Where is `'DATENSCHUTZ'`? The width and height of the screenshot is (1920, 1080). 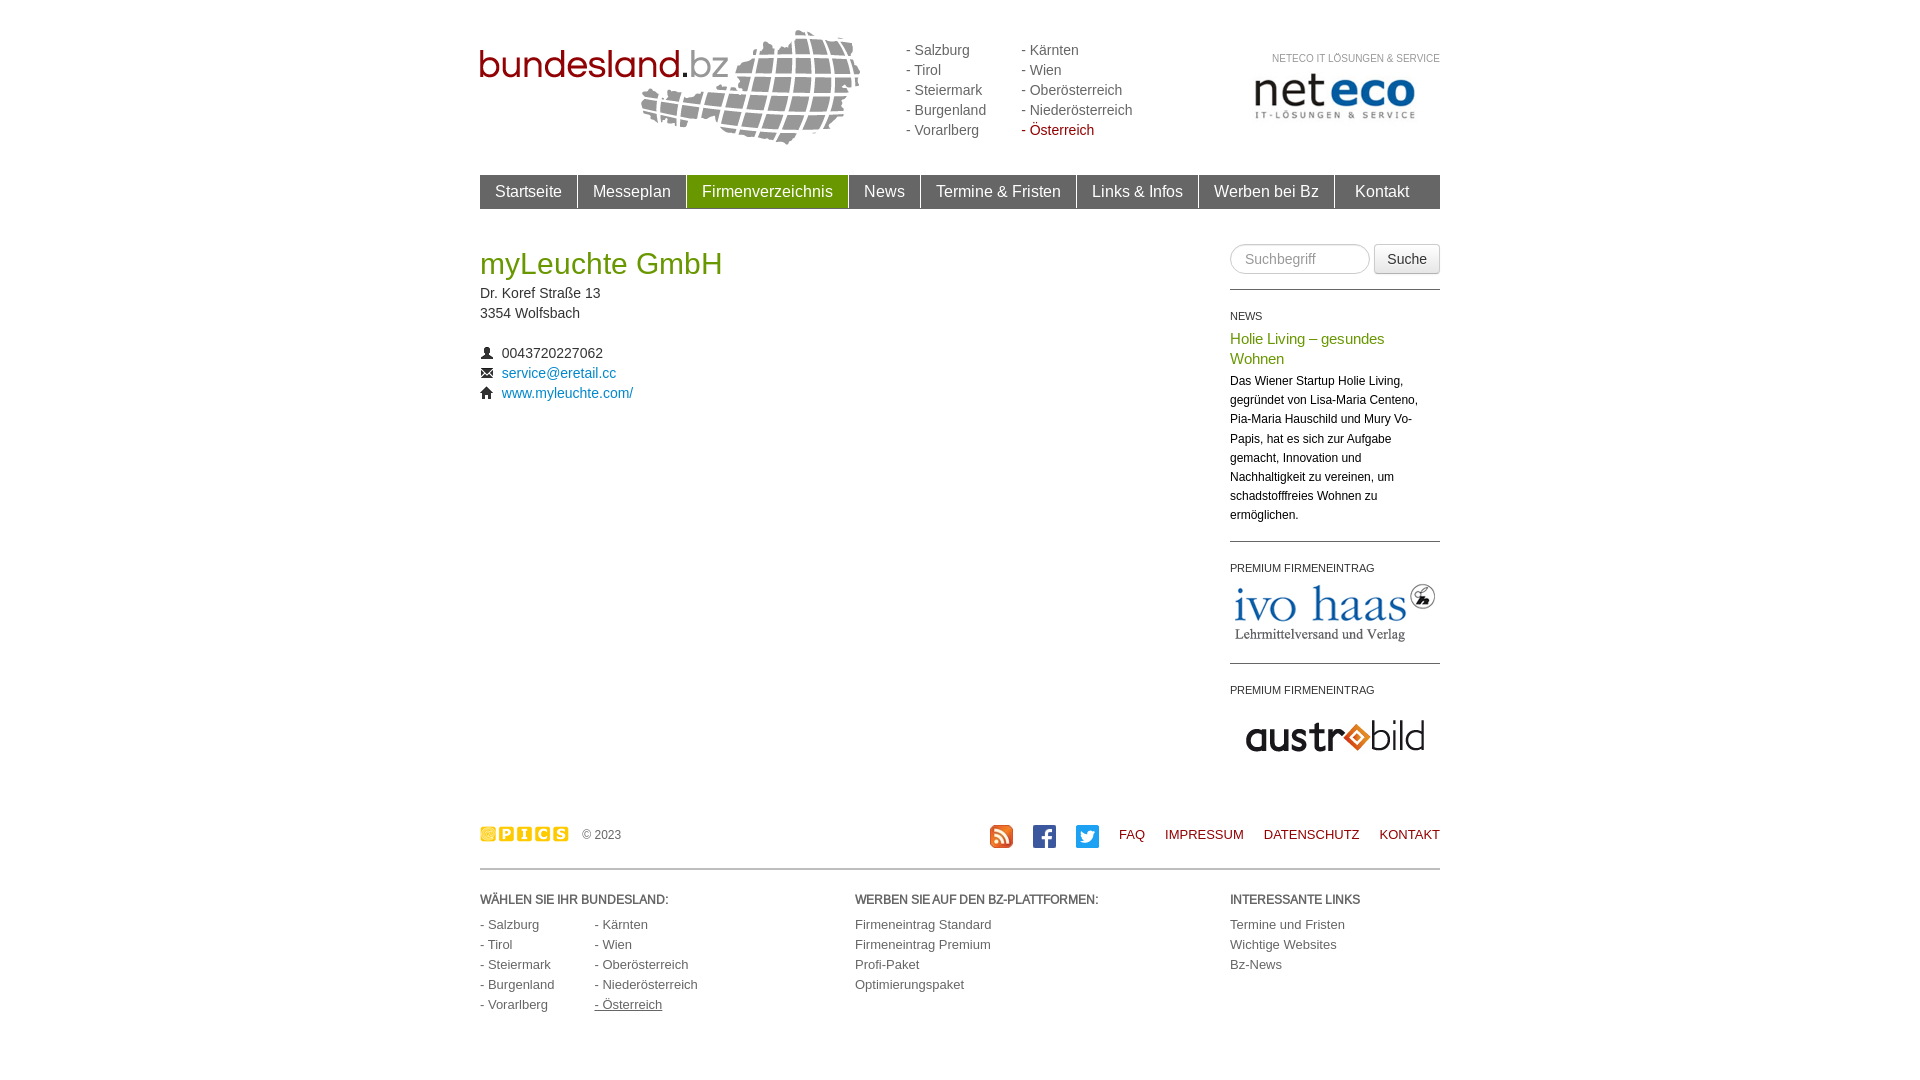
'DATENSCHUTZ' is located at coordinates (1301, 833).